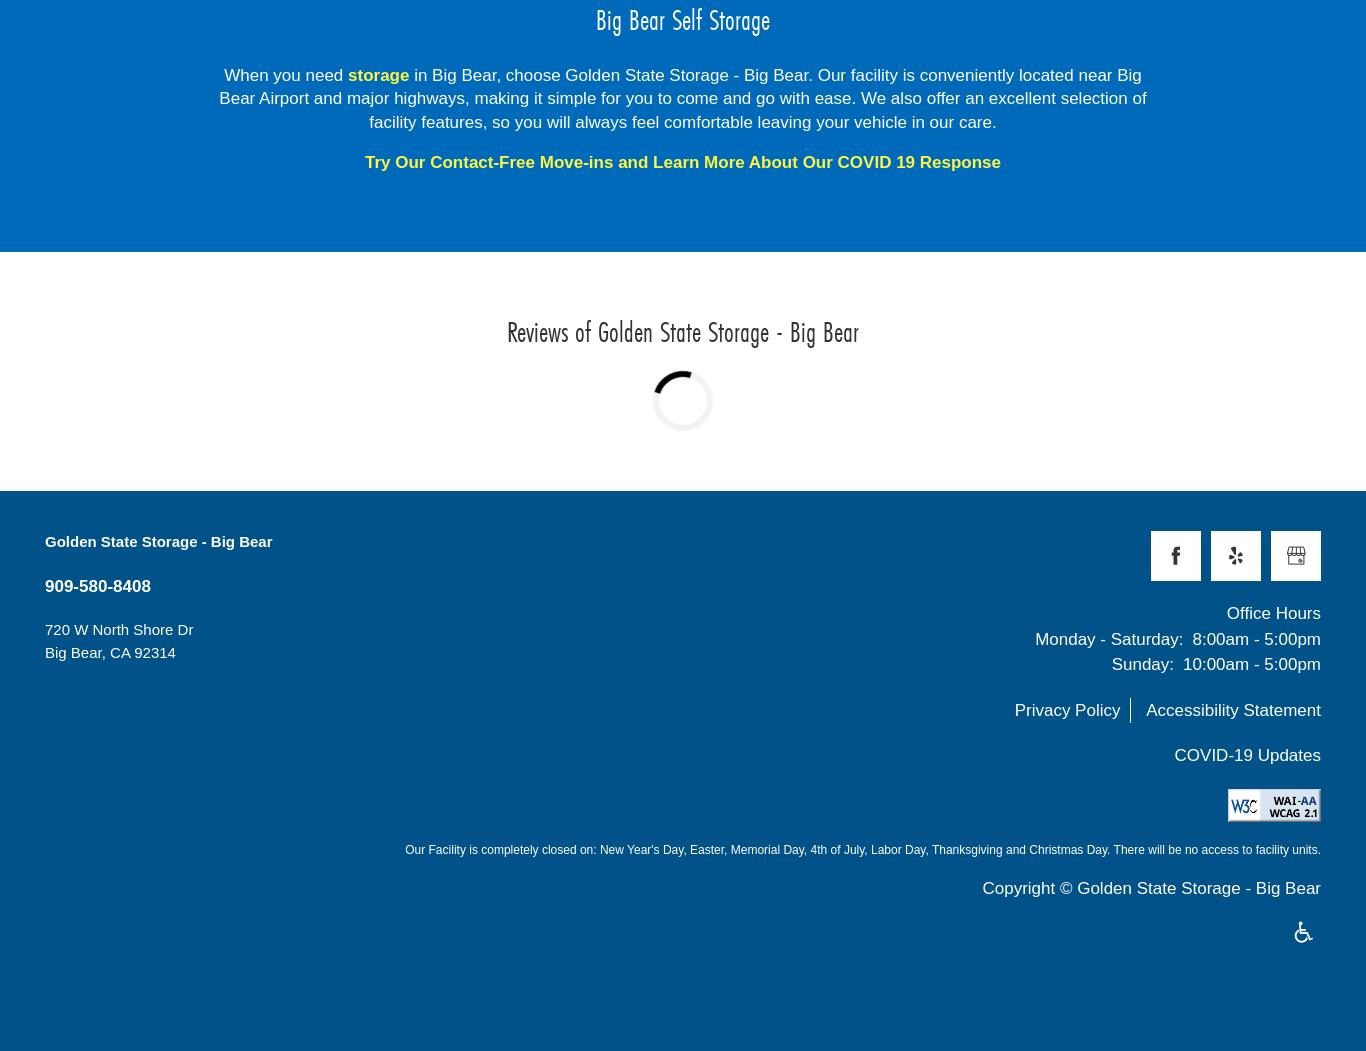  Describe the element at coordinates (681, 98) in the screenshot. I see `'in Big Bear, choose Golden State Storage - Big Bear. Our facility is conveniently located near Big Bear Airport and major highways, making it simple for you to come and go with ease. We also offer an excellent selection of facility features, so you will always feel comfortable leaving your vehicle in our care.'` at that location.